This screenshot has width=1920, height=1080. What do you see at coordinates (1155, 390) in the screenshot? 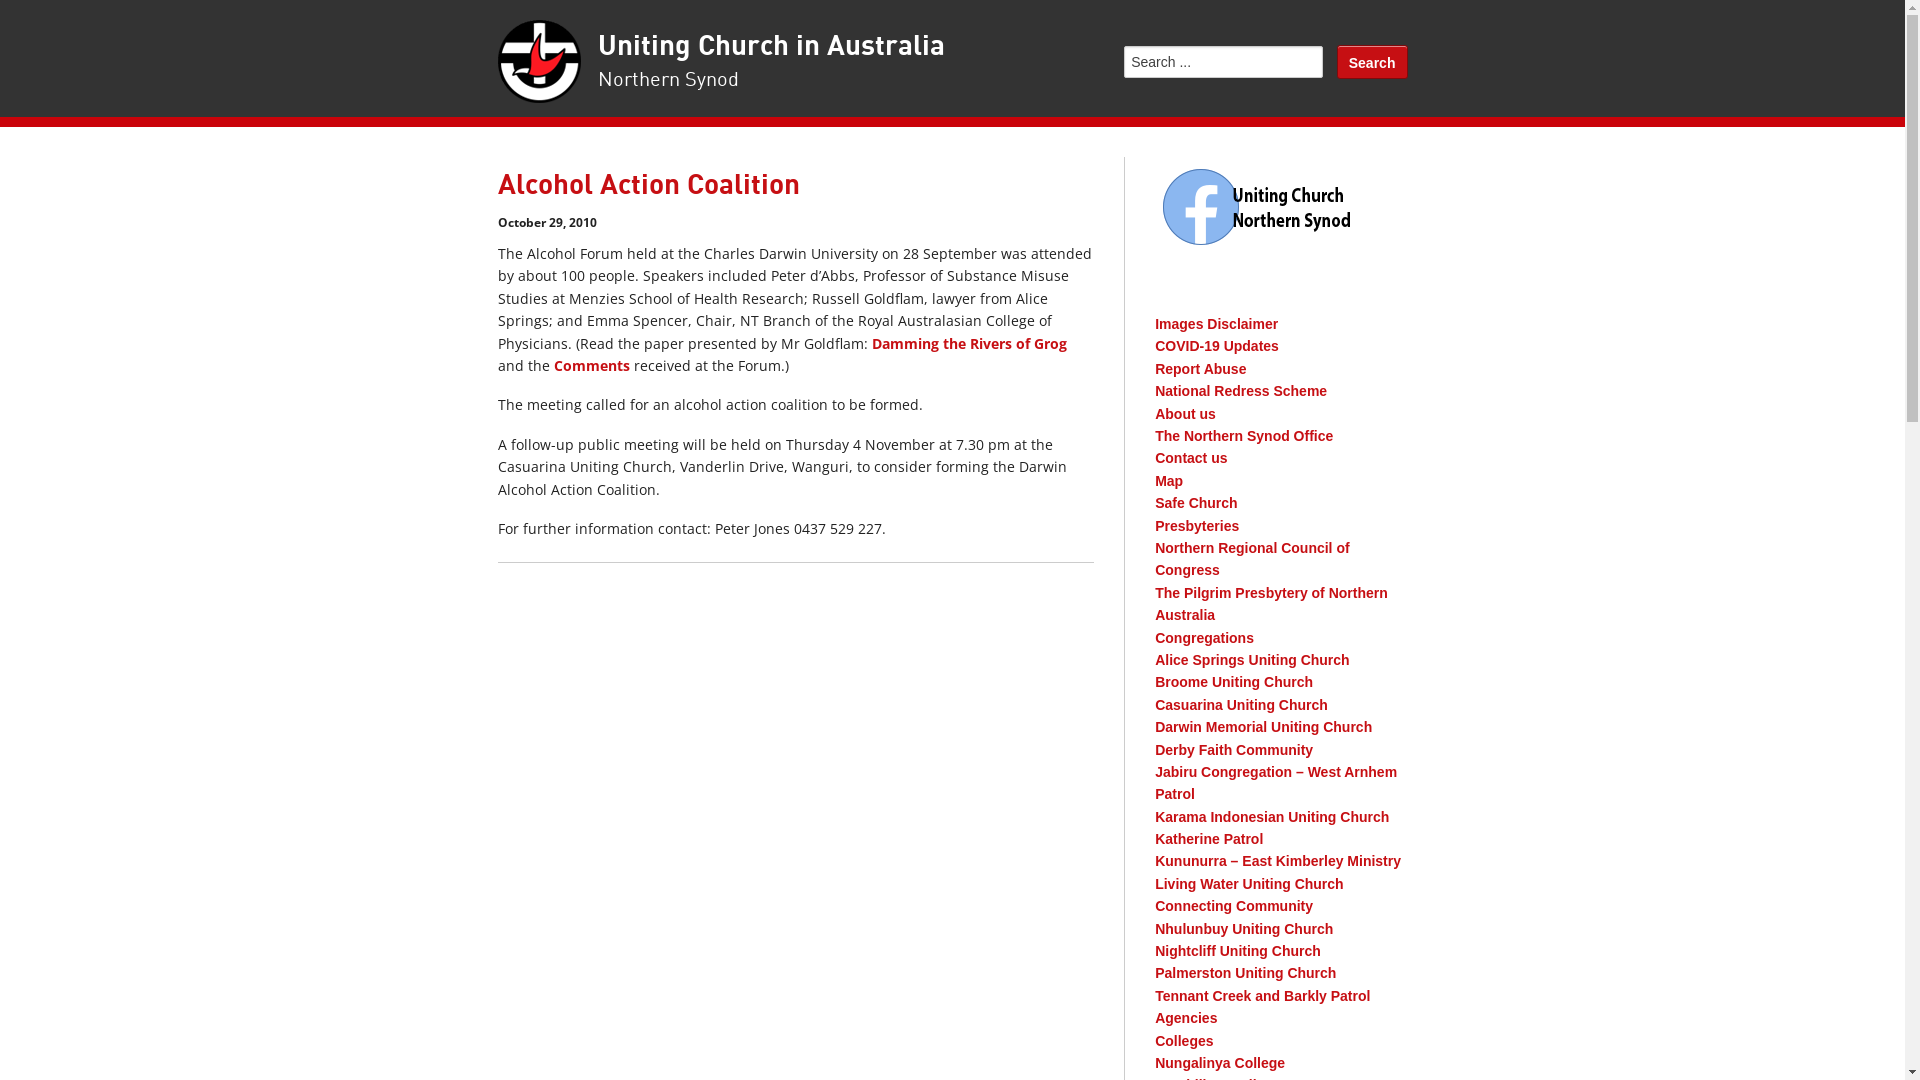
I see `'National Redress Scheme'` at bounding box center [1155, 390].